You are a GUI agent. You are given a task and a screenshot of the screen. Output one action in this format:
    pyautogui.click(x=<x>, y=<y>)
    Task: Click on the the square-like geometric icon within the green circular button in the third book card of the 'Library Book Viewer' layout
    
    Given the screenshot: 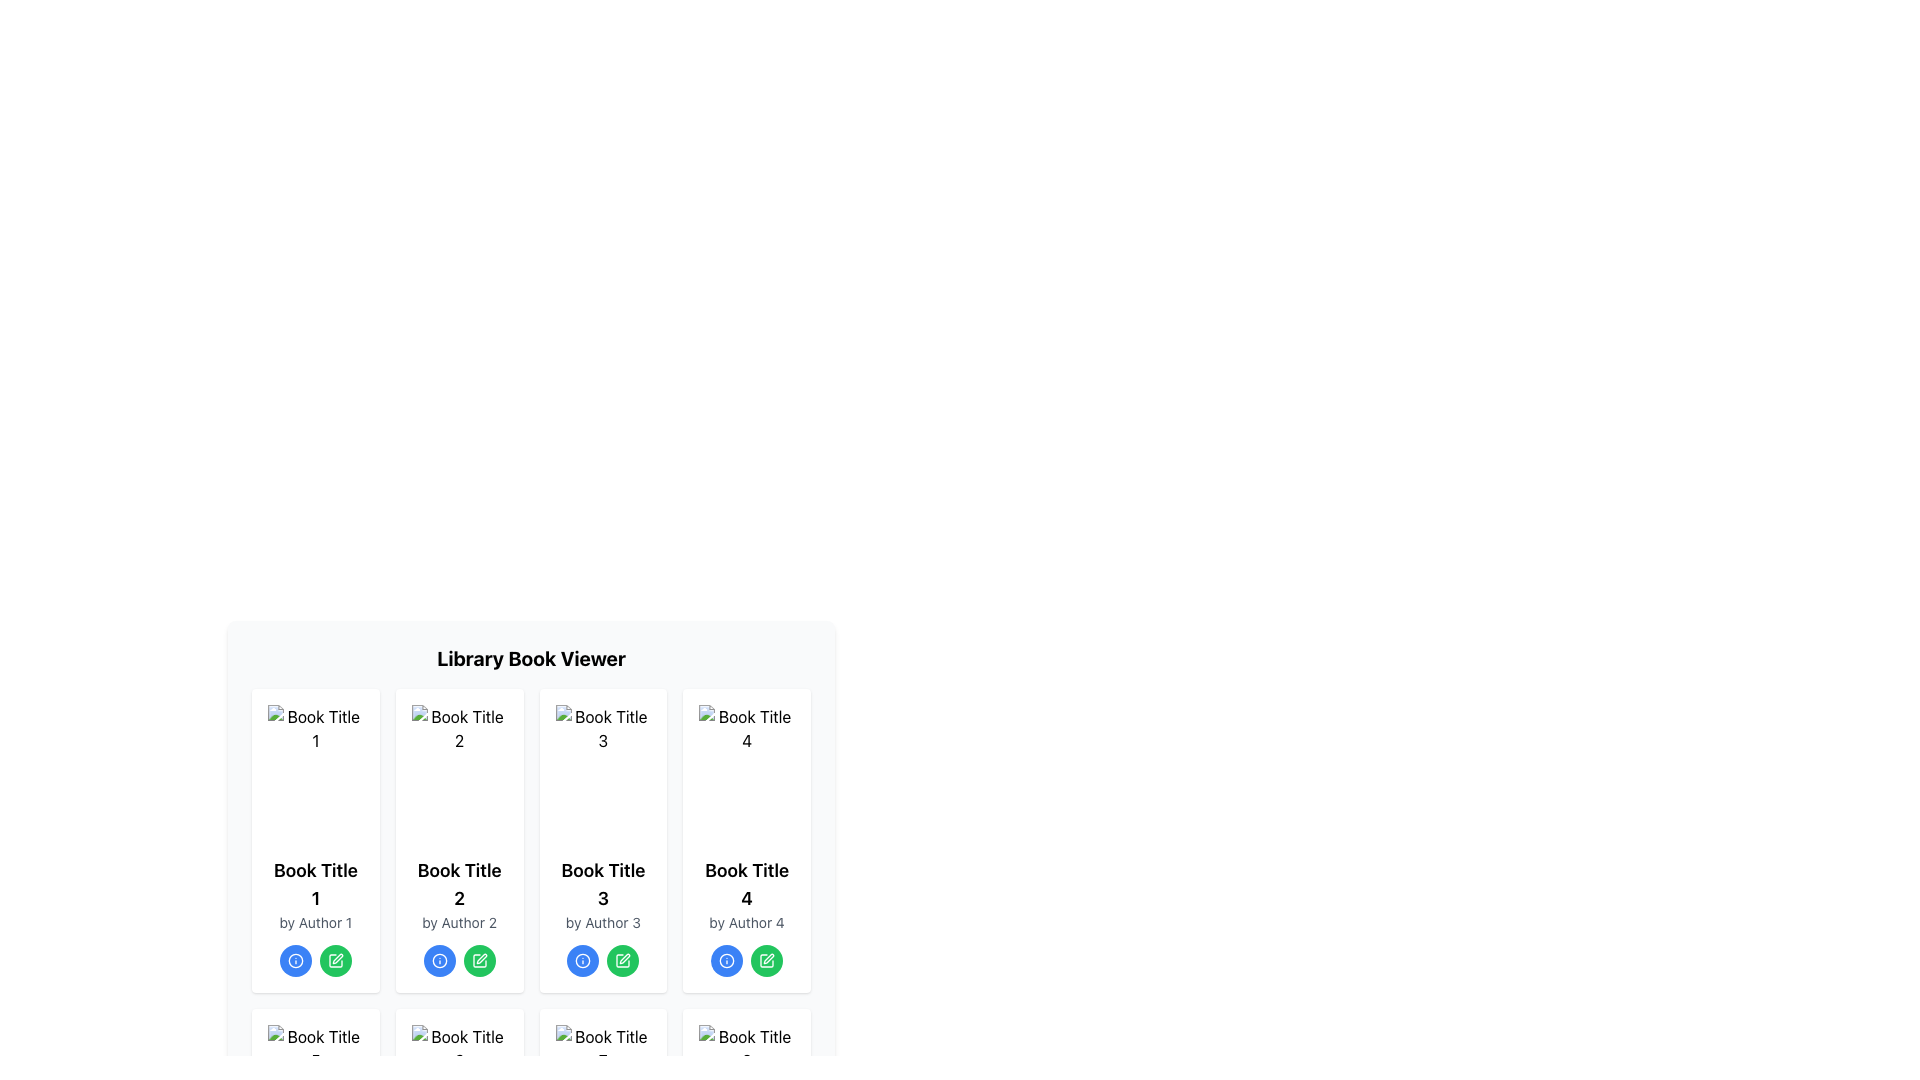 What is the action you would take?
    pyautogui.click(x=478, y=959)
    